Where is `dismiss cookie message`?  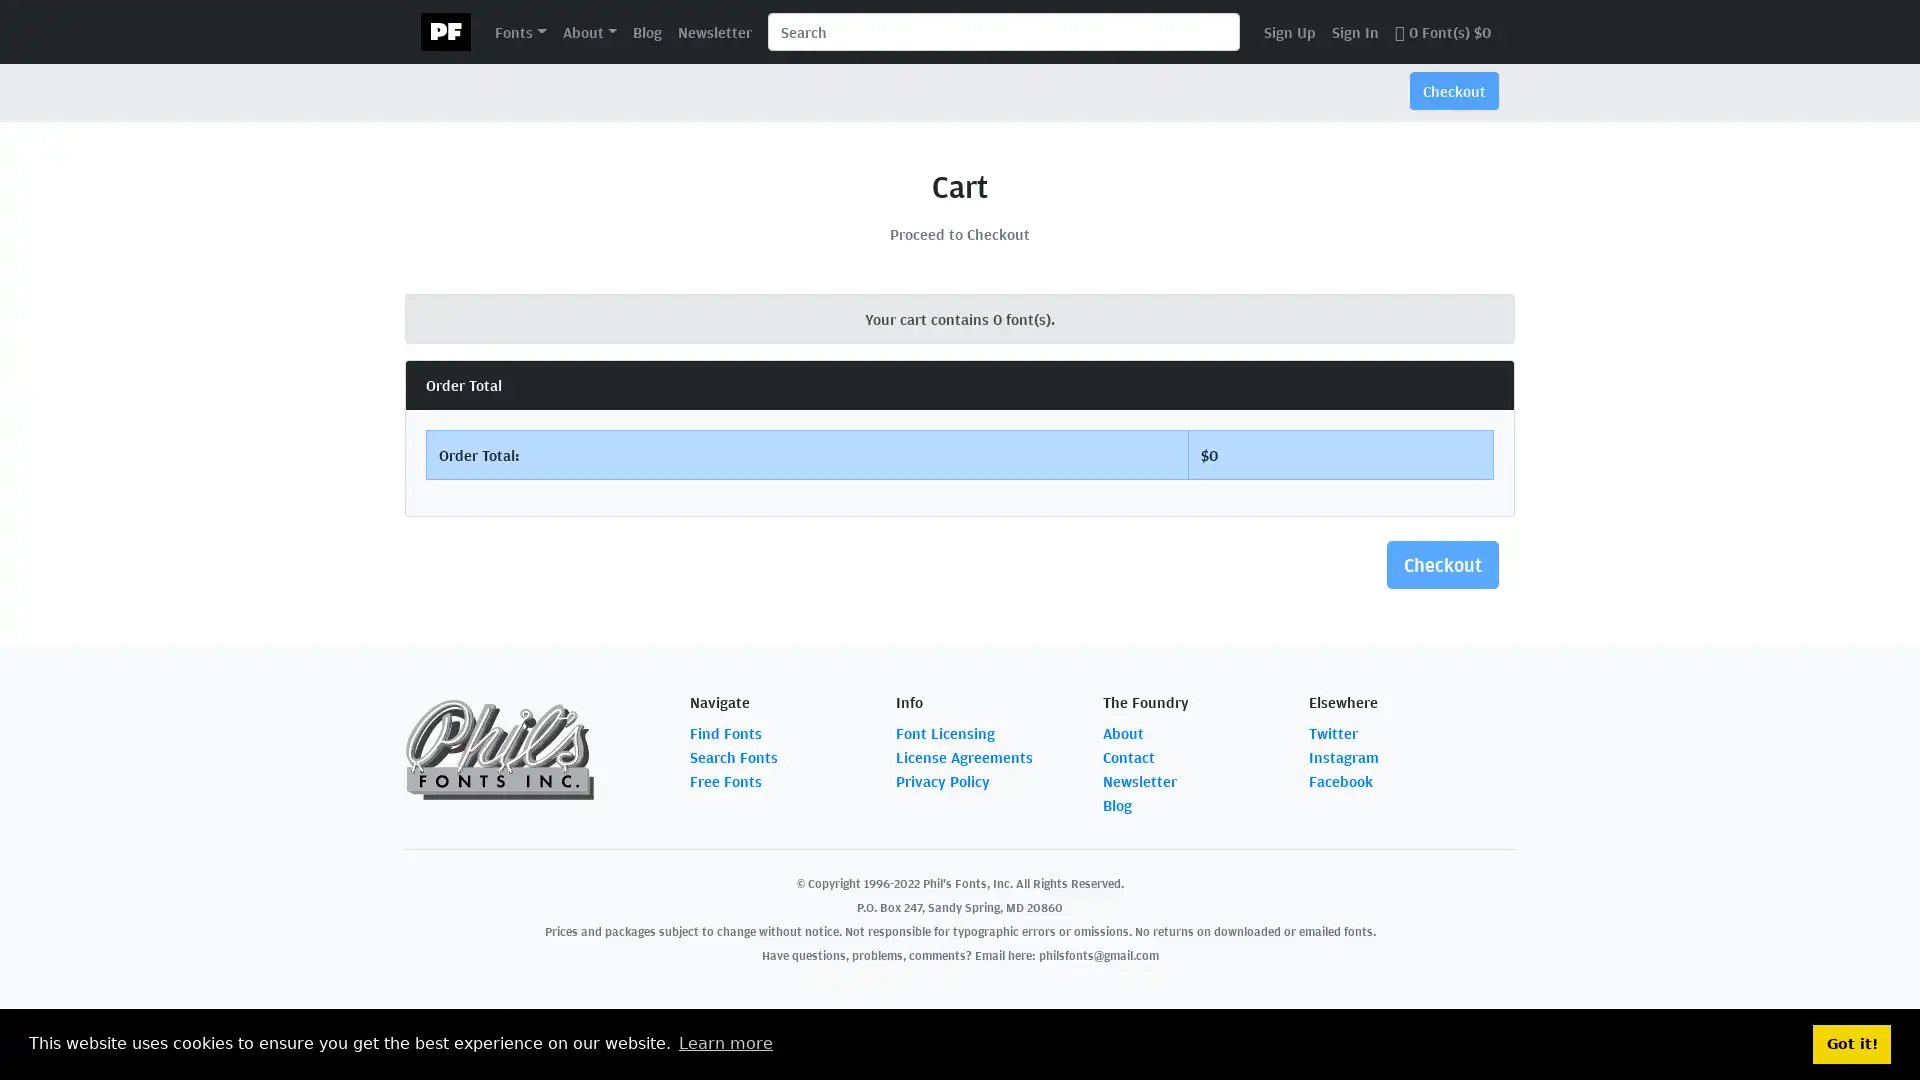 dismiss cookie message is located at coordinates (1851, 1043).